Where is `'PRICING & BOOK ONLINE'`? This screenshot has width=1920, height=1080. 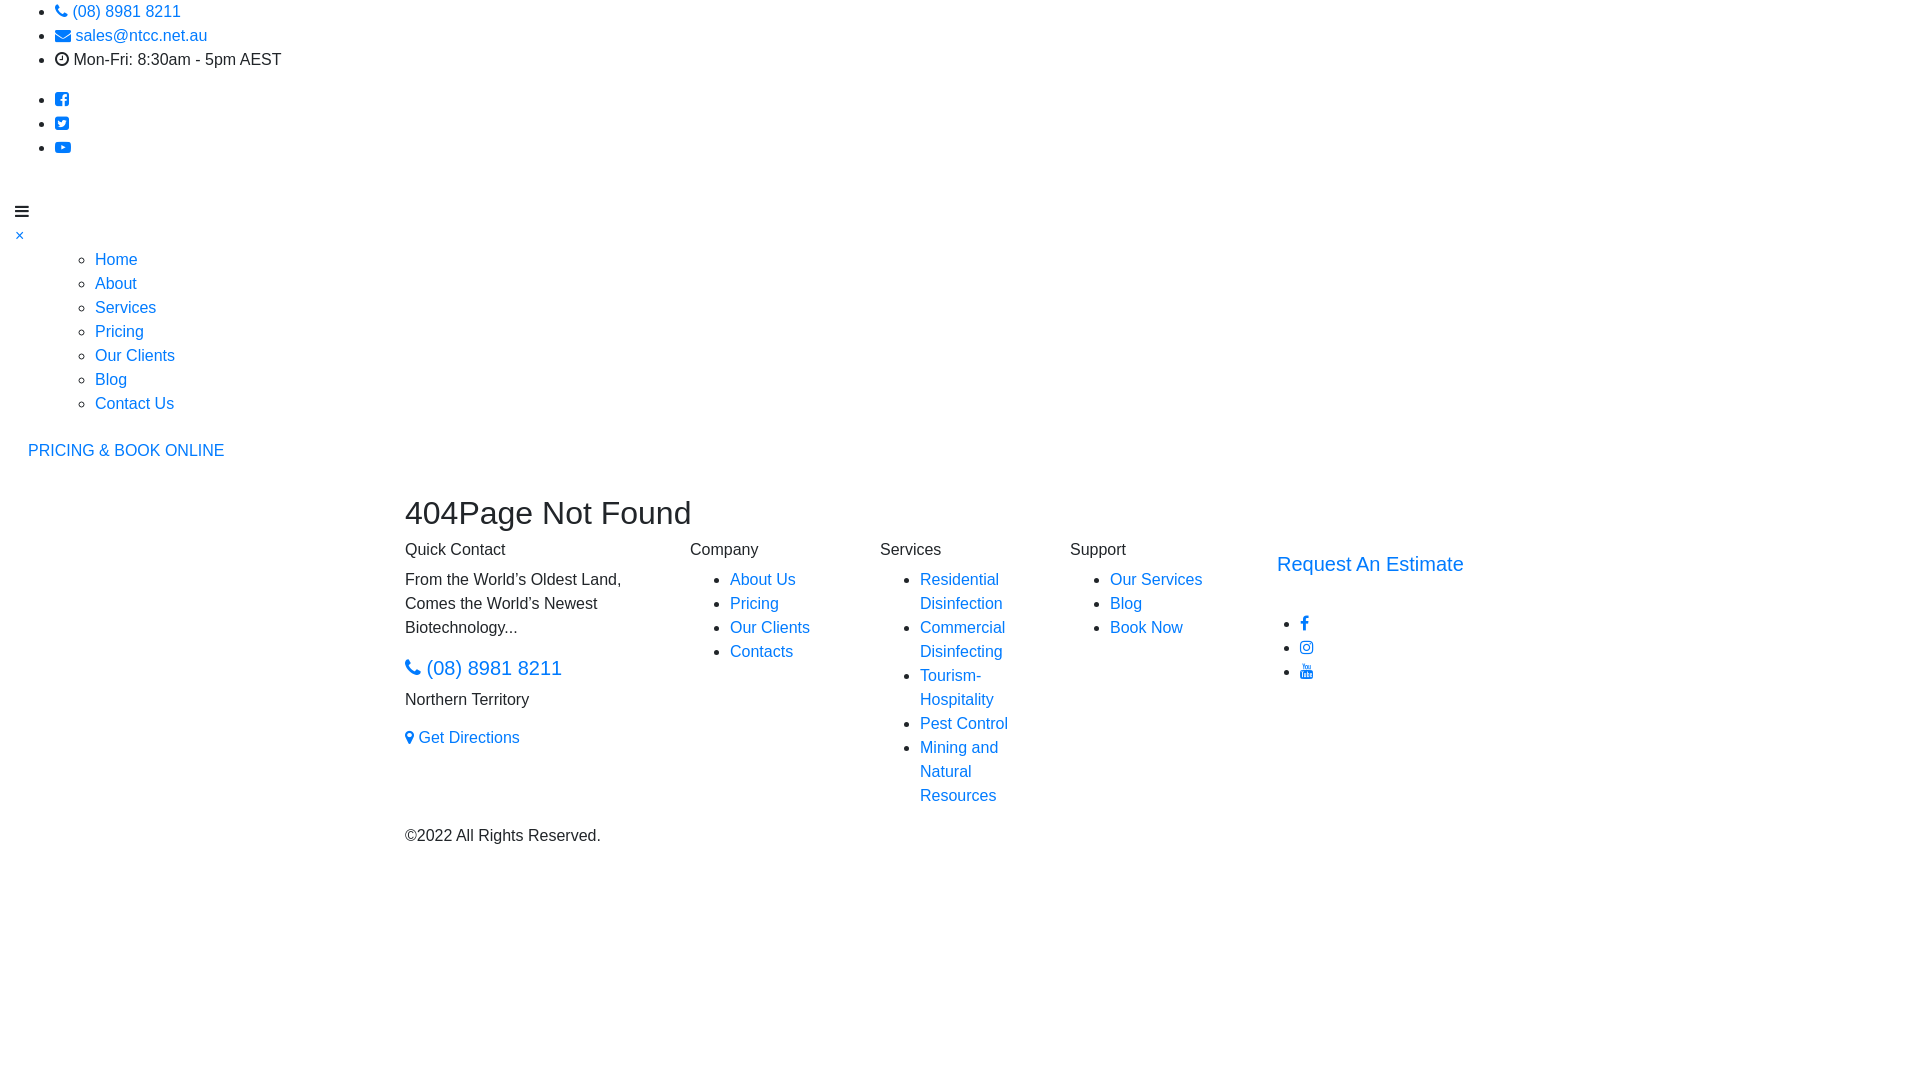
'PRICING & BOOK ONLINE' is located at coordinates (14, 451).